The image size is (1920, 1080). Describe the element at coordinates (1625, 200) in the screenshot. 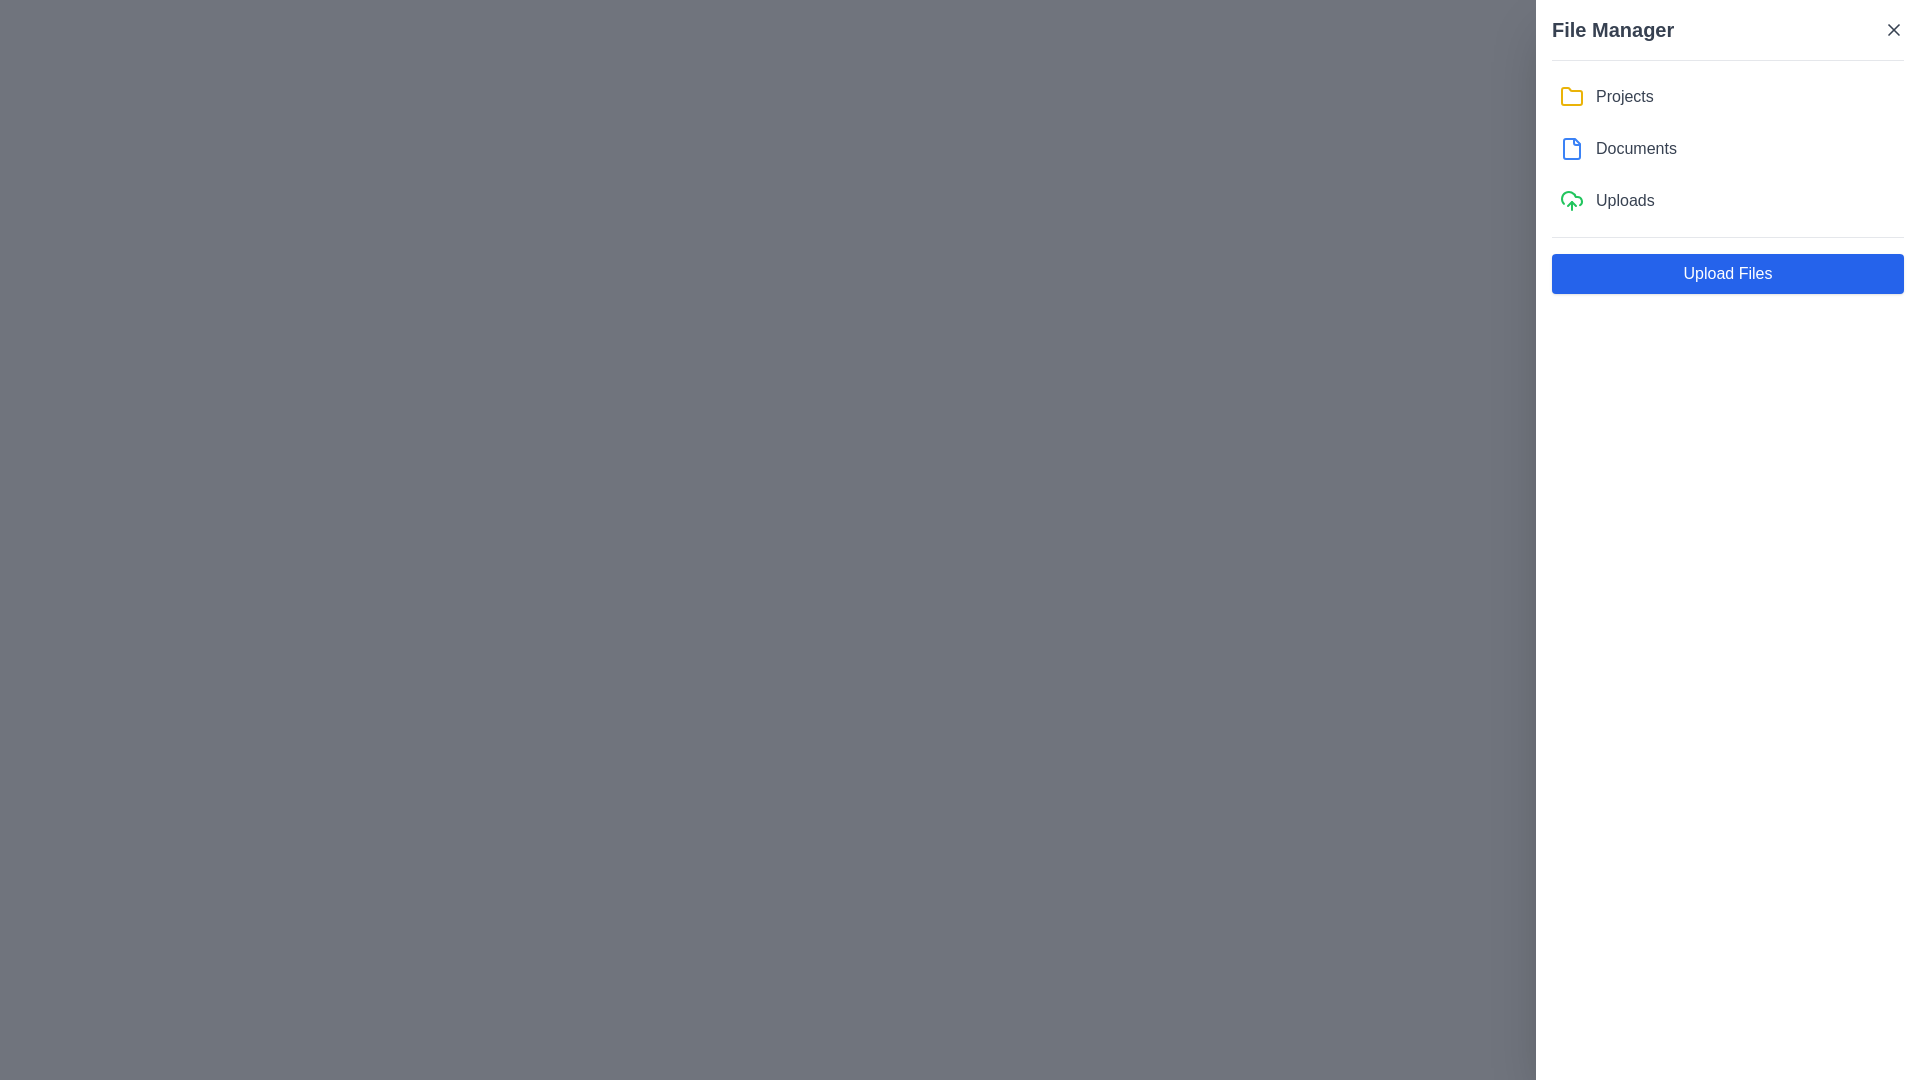

I see `the 'Uploads' text label, which is styled with a gray font color and positioned to the right of the green-colored cloud upload icon` at that location.